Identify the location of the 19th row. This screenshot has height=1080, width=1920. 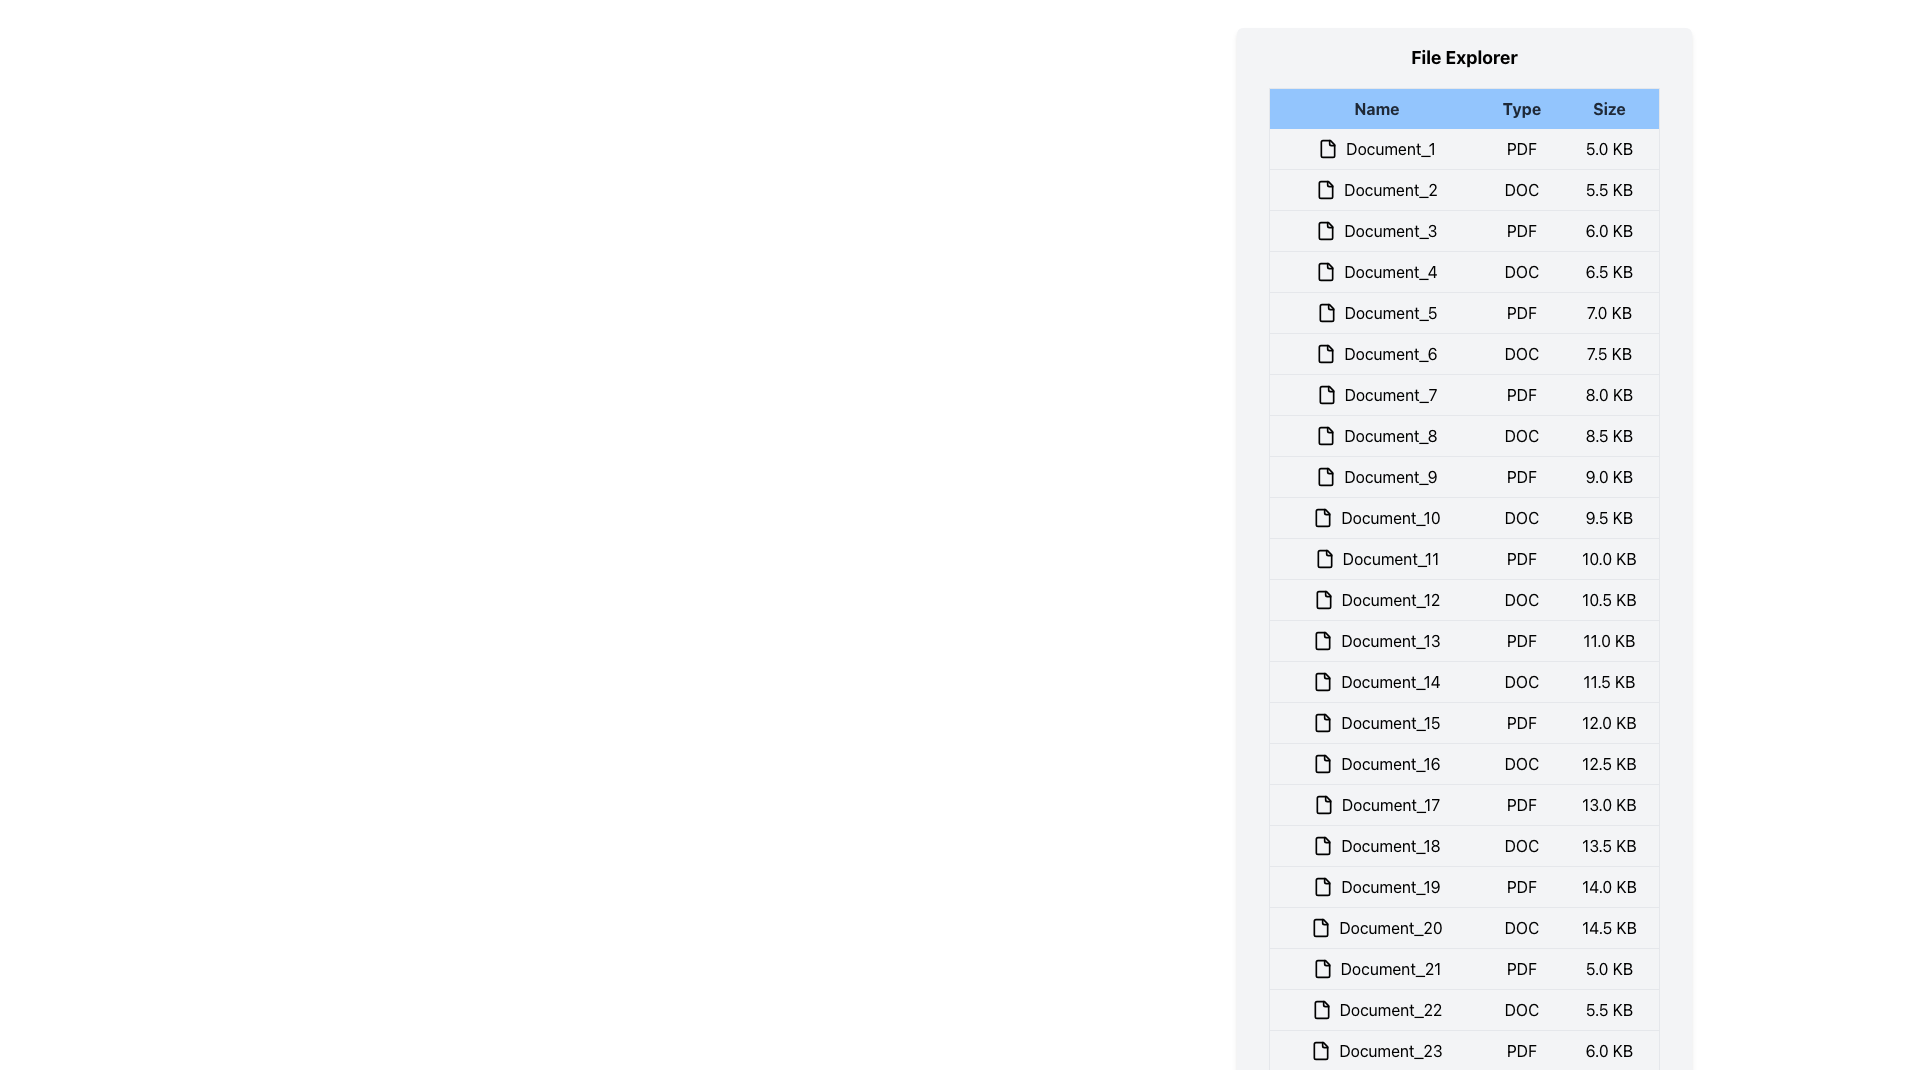
(1464, 886).